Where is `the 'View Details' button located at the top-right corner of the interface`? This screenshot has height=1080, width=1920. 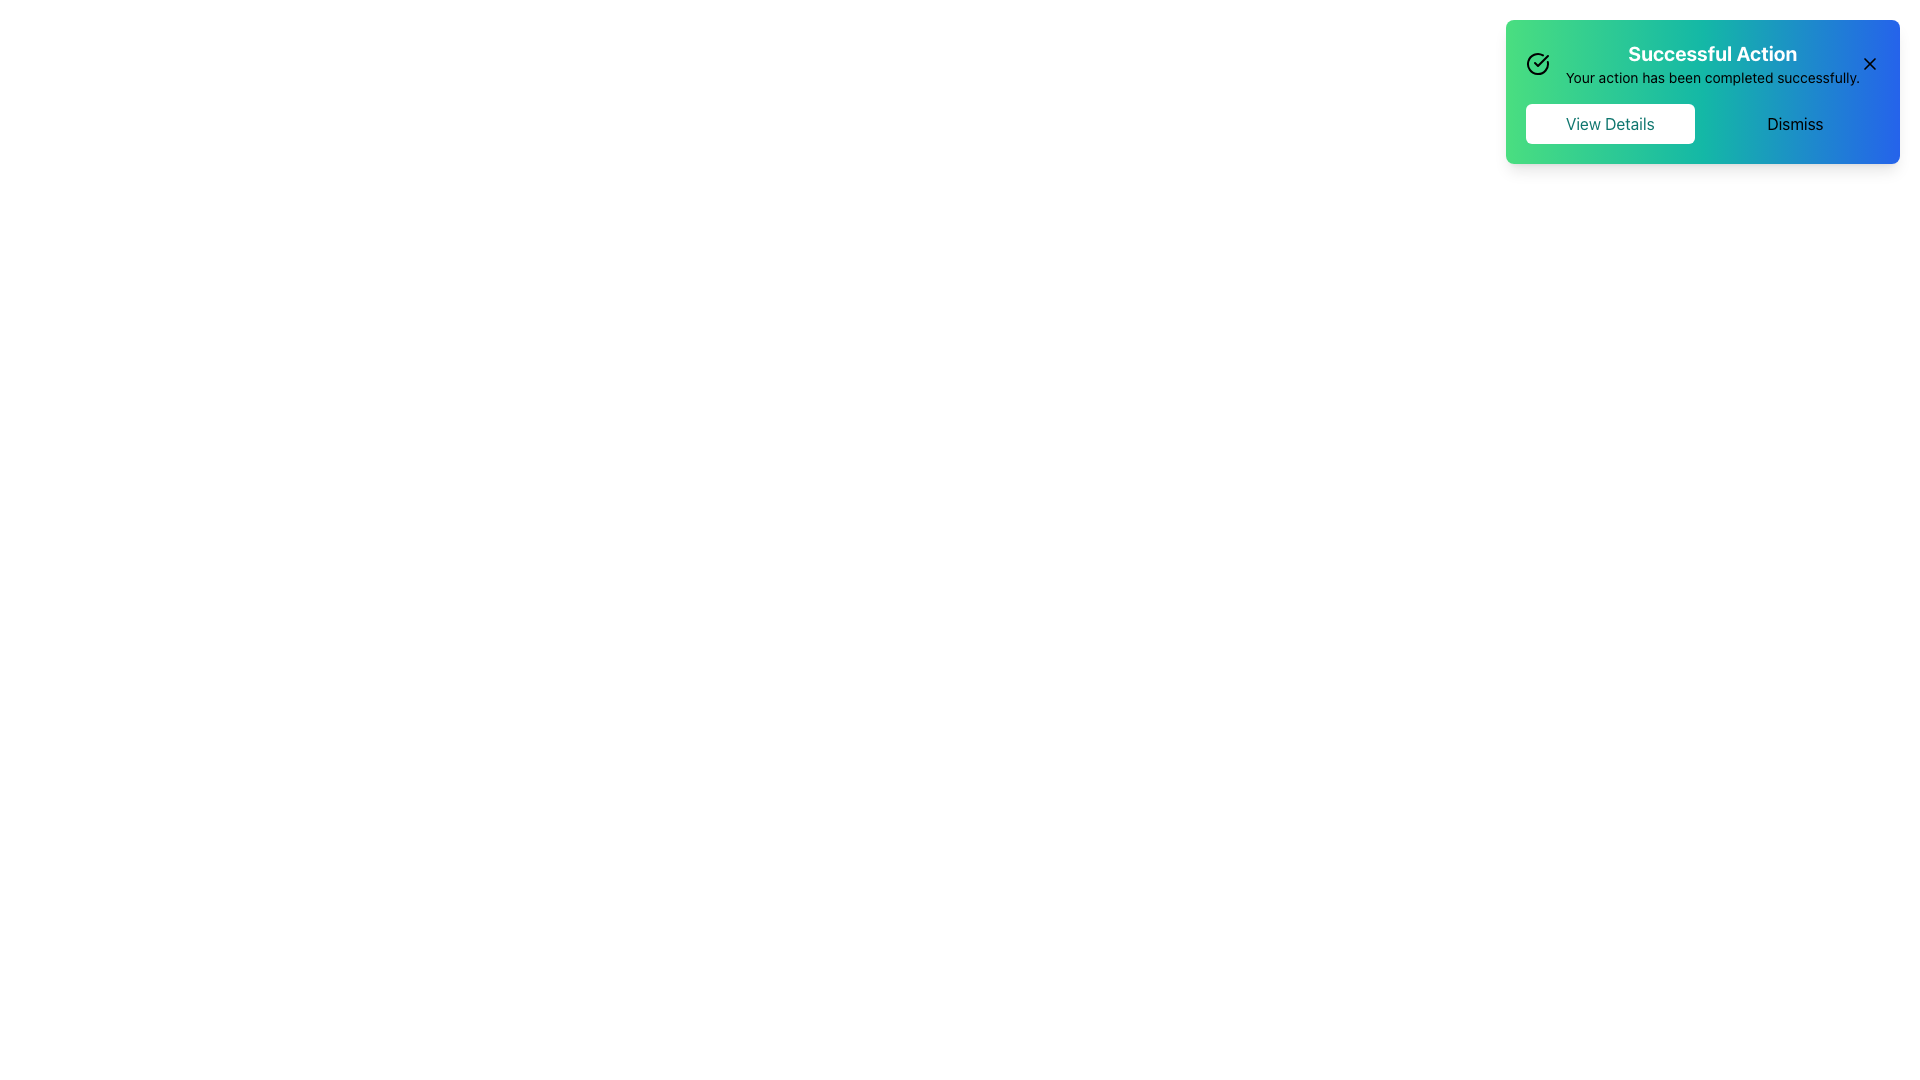
the 'View Details' button located at the top-right corner of the interface is located at coordinates (1610, 123).